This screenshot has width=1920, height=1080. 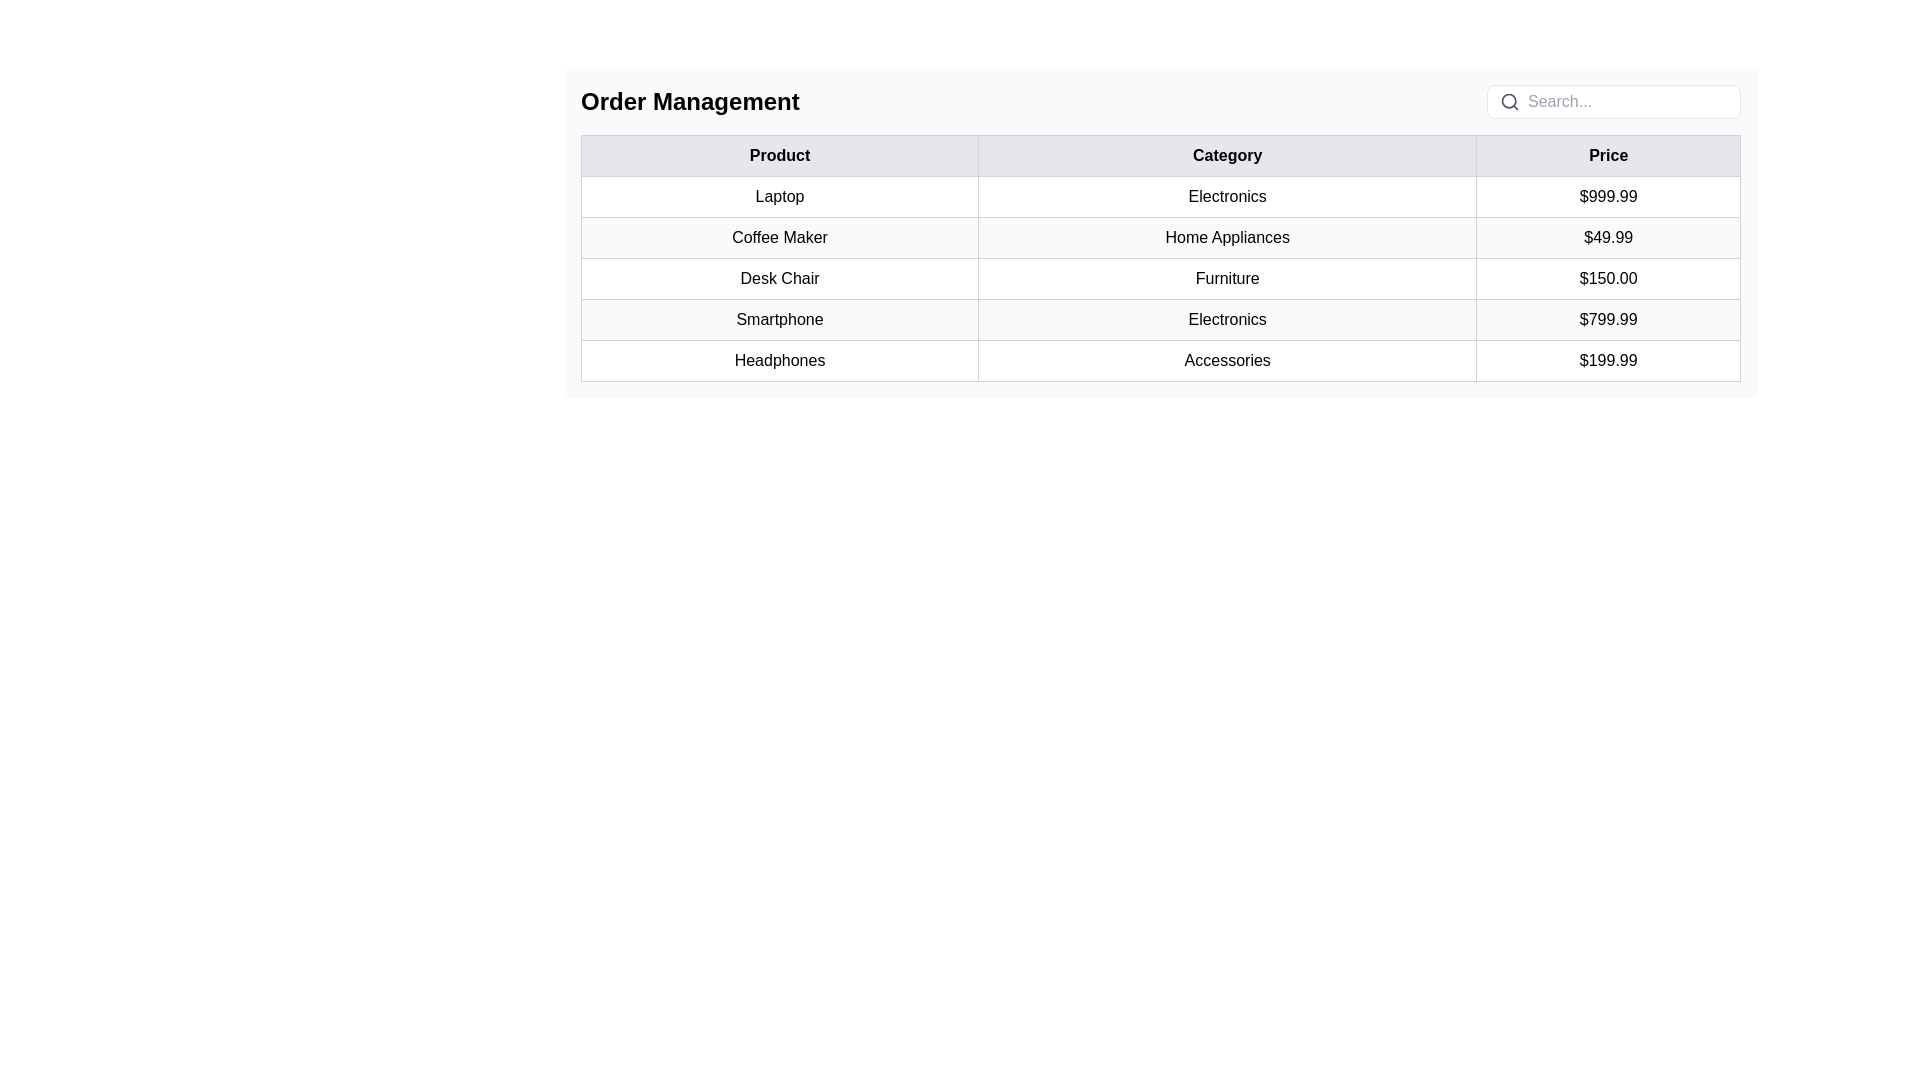 What do you see at coordinates (1608, 196) in the screenshot?
I see `the price text label displaying '$999.99' in the first row of the product table, aligned with 'Laptop' in the 'Product' column and 'Electronics' in the 'Category' column` at bounding box center [1608, 196].